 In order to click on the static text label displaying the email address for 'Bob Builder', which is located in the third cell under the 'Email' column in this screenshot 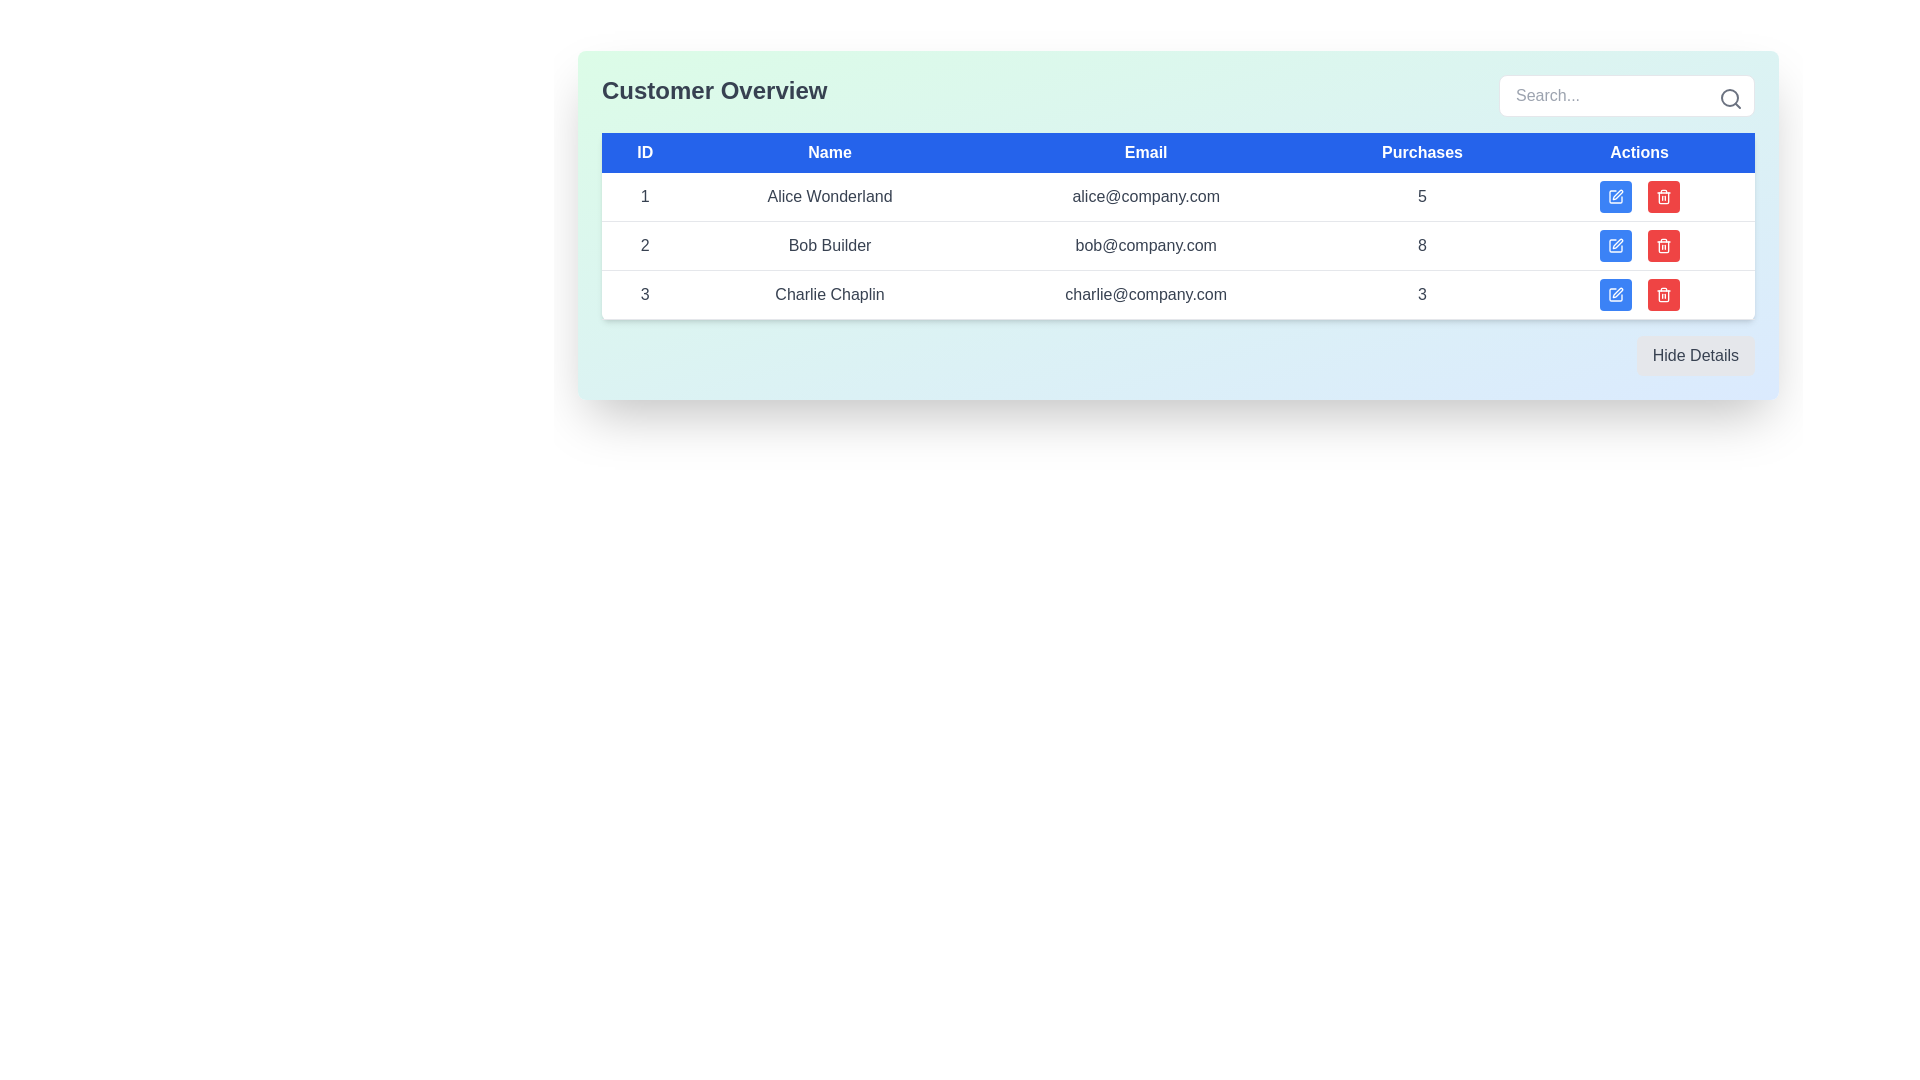, I will do `click(1146, 245)`.